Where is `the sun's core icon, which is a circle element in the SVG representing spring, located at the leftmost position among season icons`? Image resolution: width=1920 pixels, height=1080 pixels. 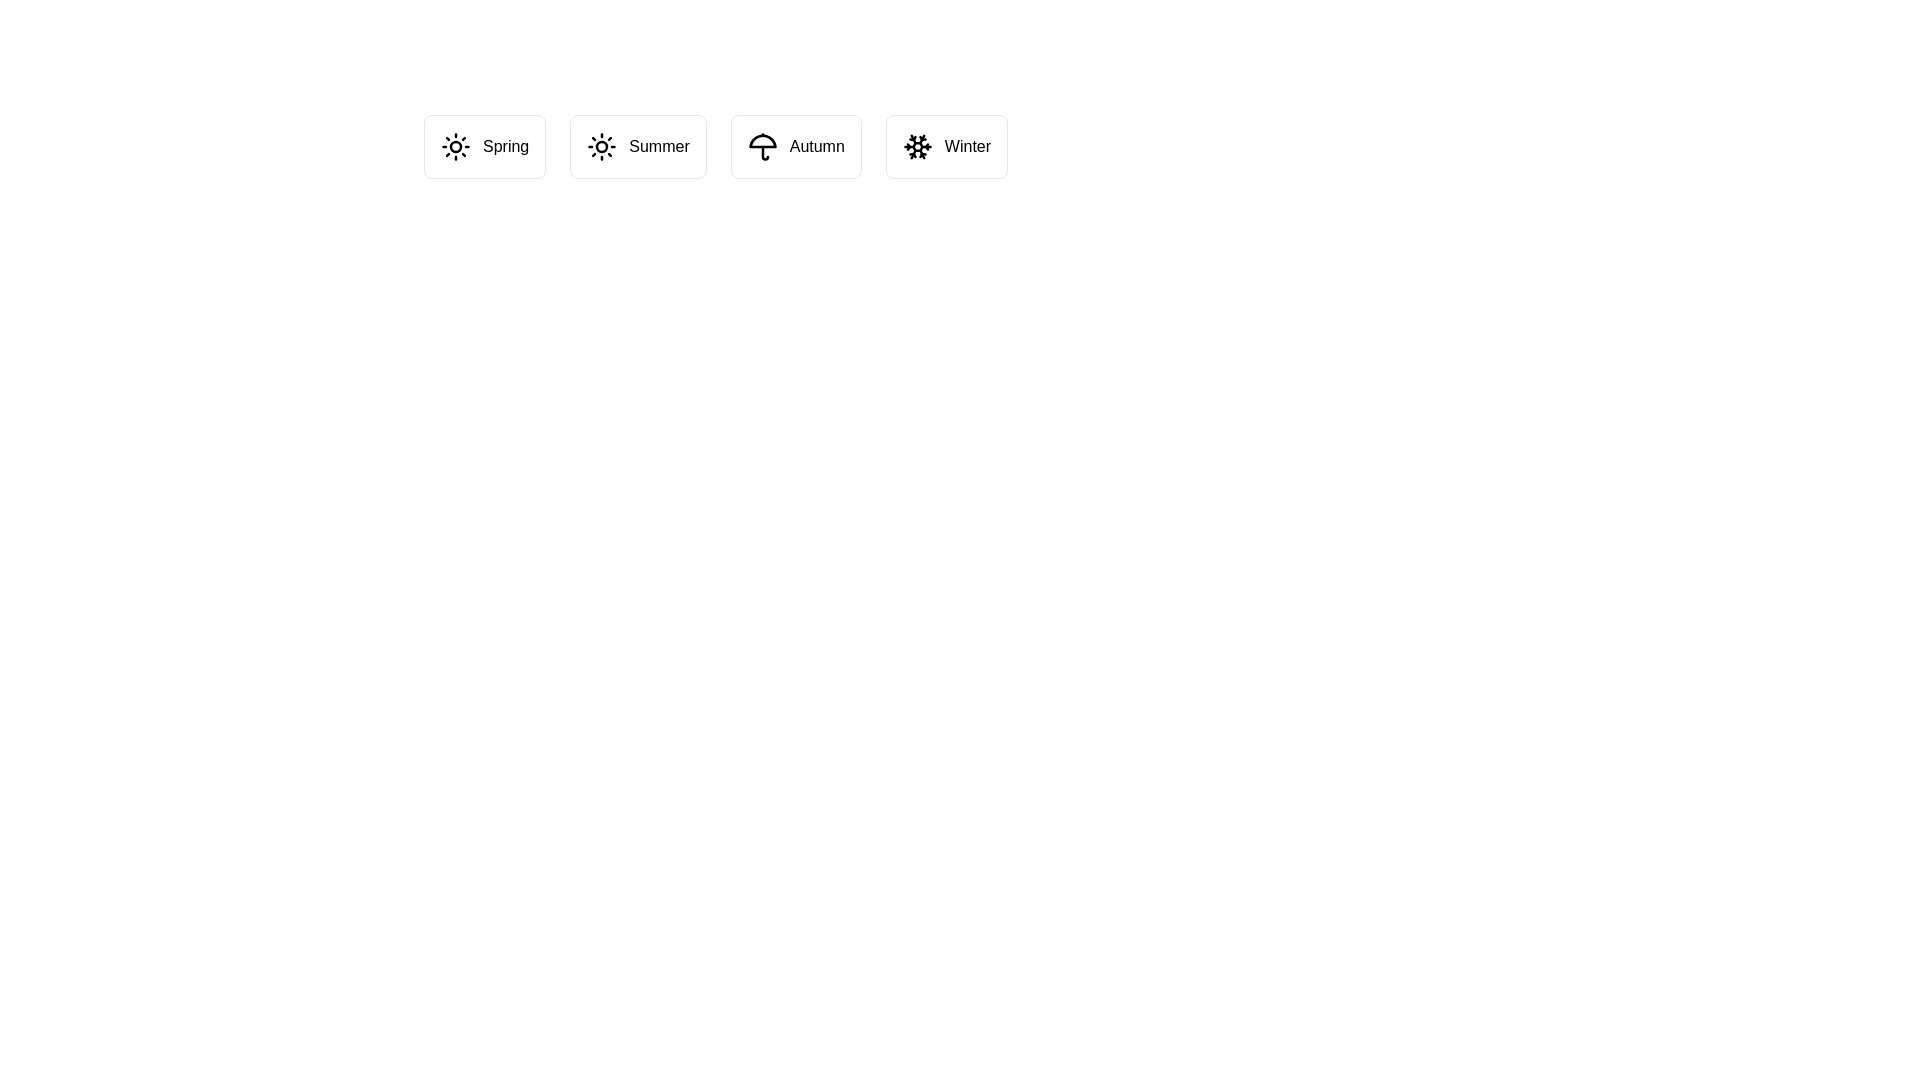
the sun's core icon, which is a circle element in the SVG representing spring, located at the leftmost position among season icons is located at coordinates (455, 145).